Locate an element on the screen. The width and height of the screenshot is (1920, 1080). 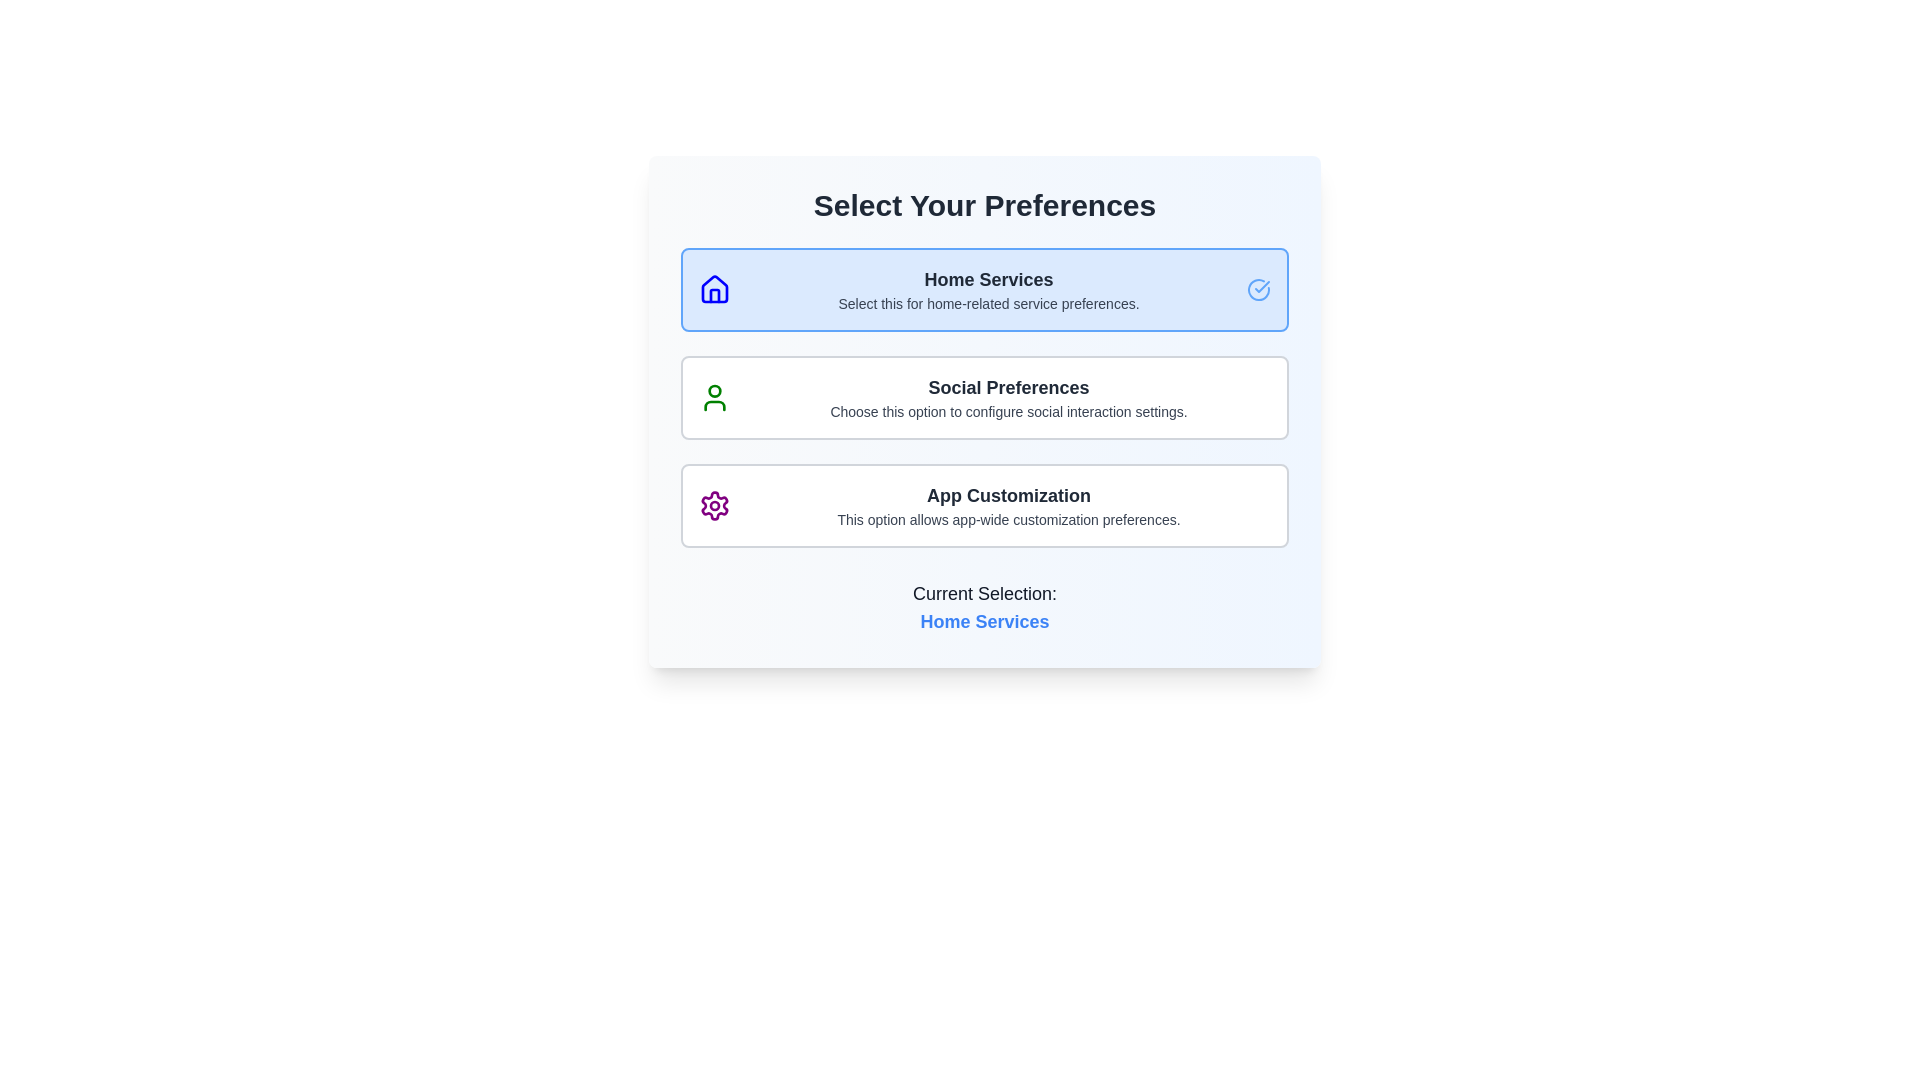
text description displayed in small gray font that states 'This option allows app-wide customization preferences.' It is located below the title 'App Customization.' is located at coordinates (1008, 519).